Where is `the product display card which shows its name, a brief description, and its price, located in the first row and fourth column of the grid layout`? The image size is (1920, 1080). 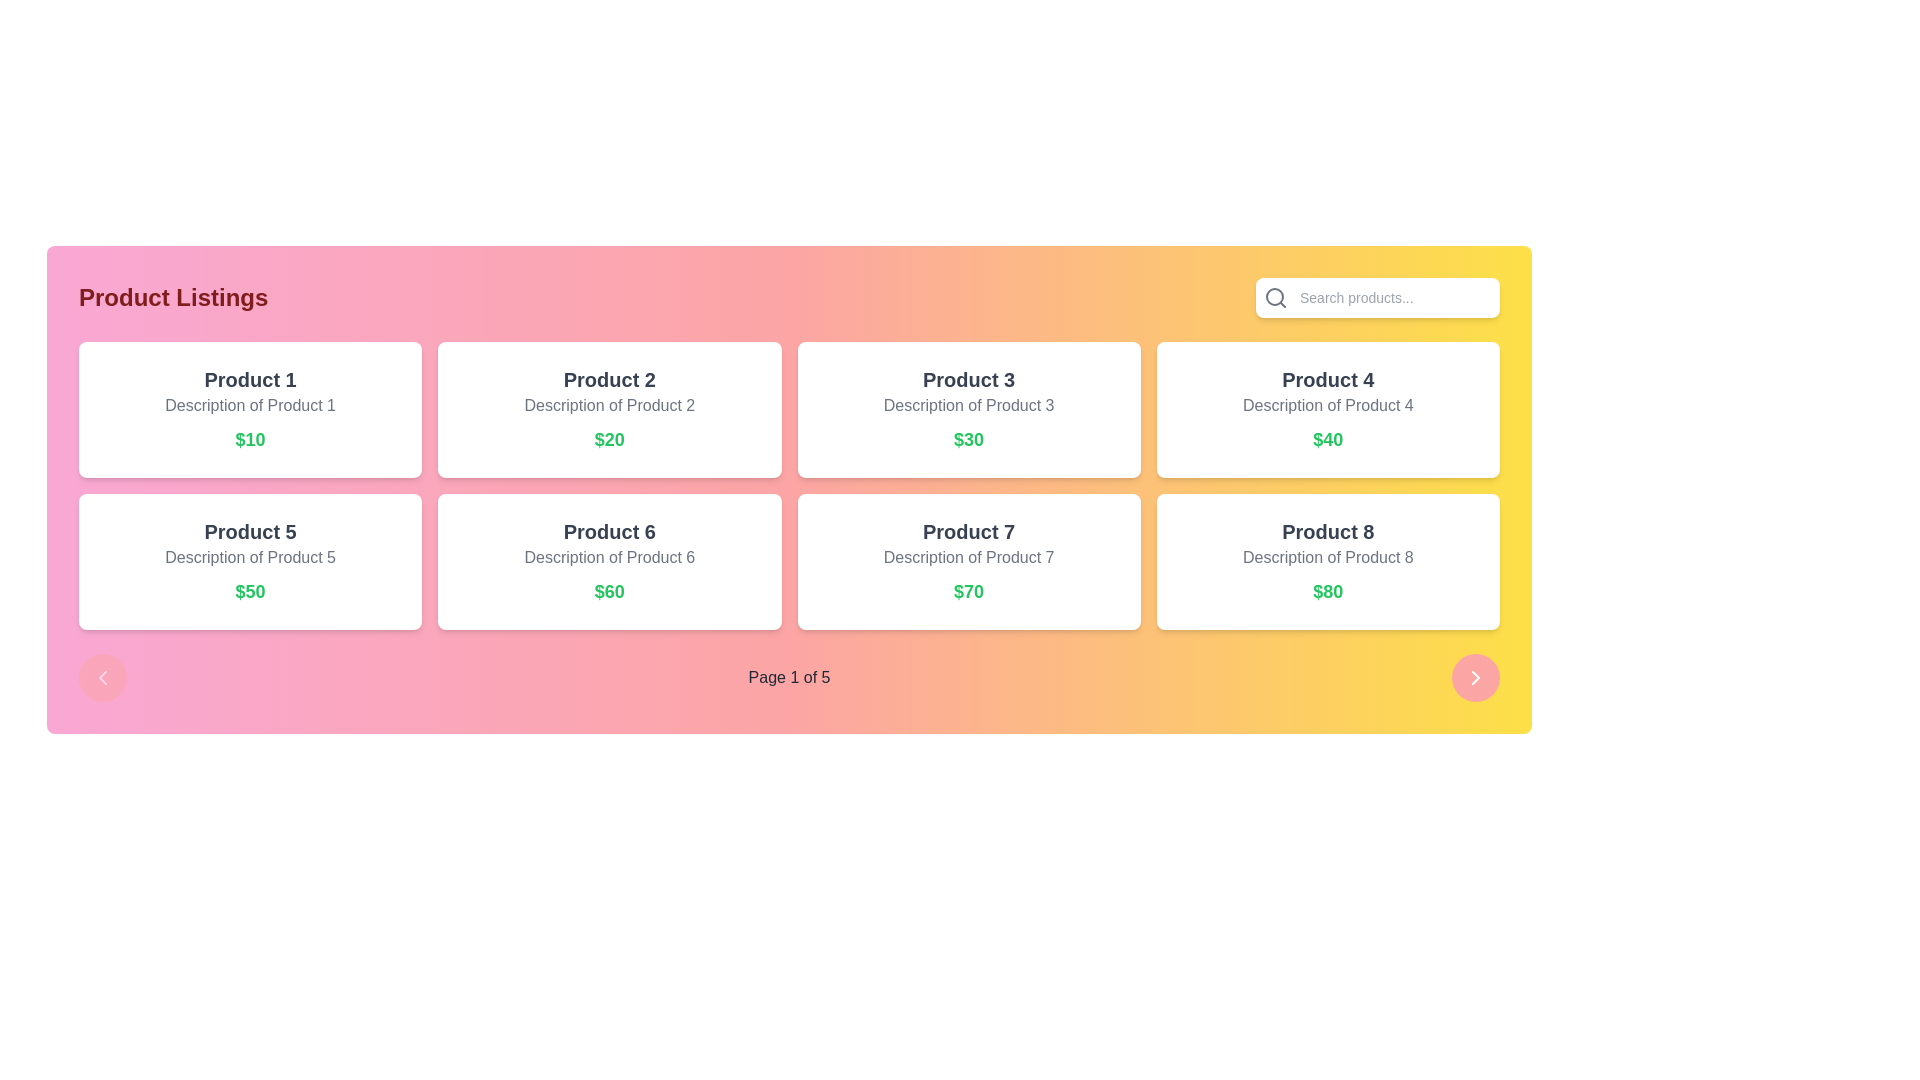
the product display card which shows its name, a brief description, and its price, located in the first row and fourth column of the grid layout is located at coordinates (1328, 408).